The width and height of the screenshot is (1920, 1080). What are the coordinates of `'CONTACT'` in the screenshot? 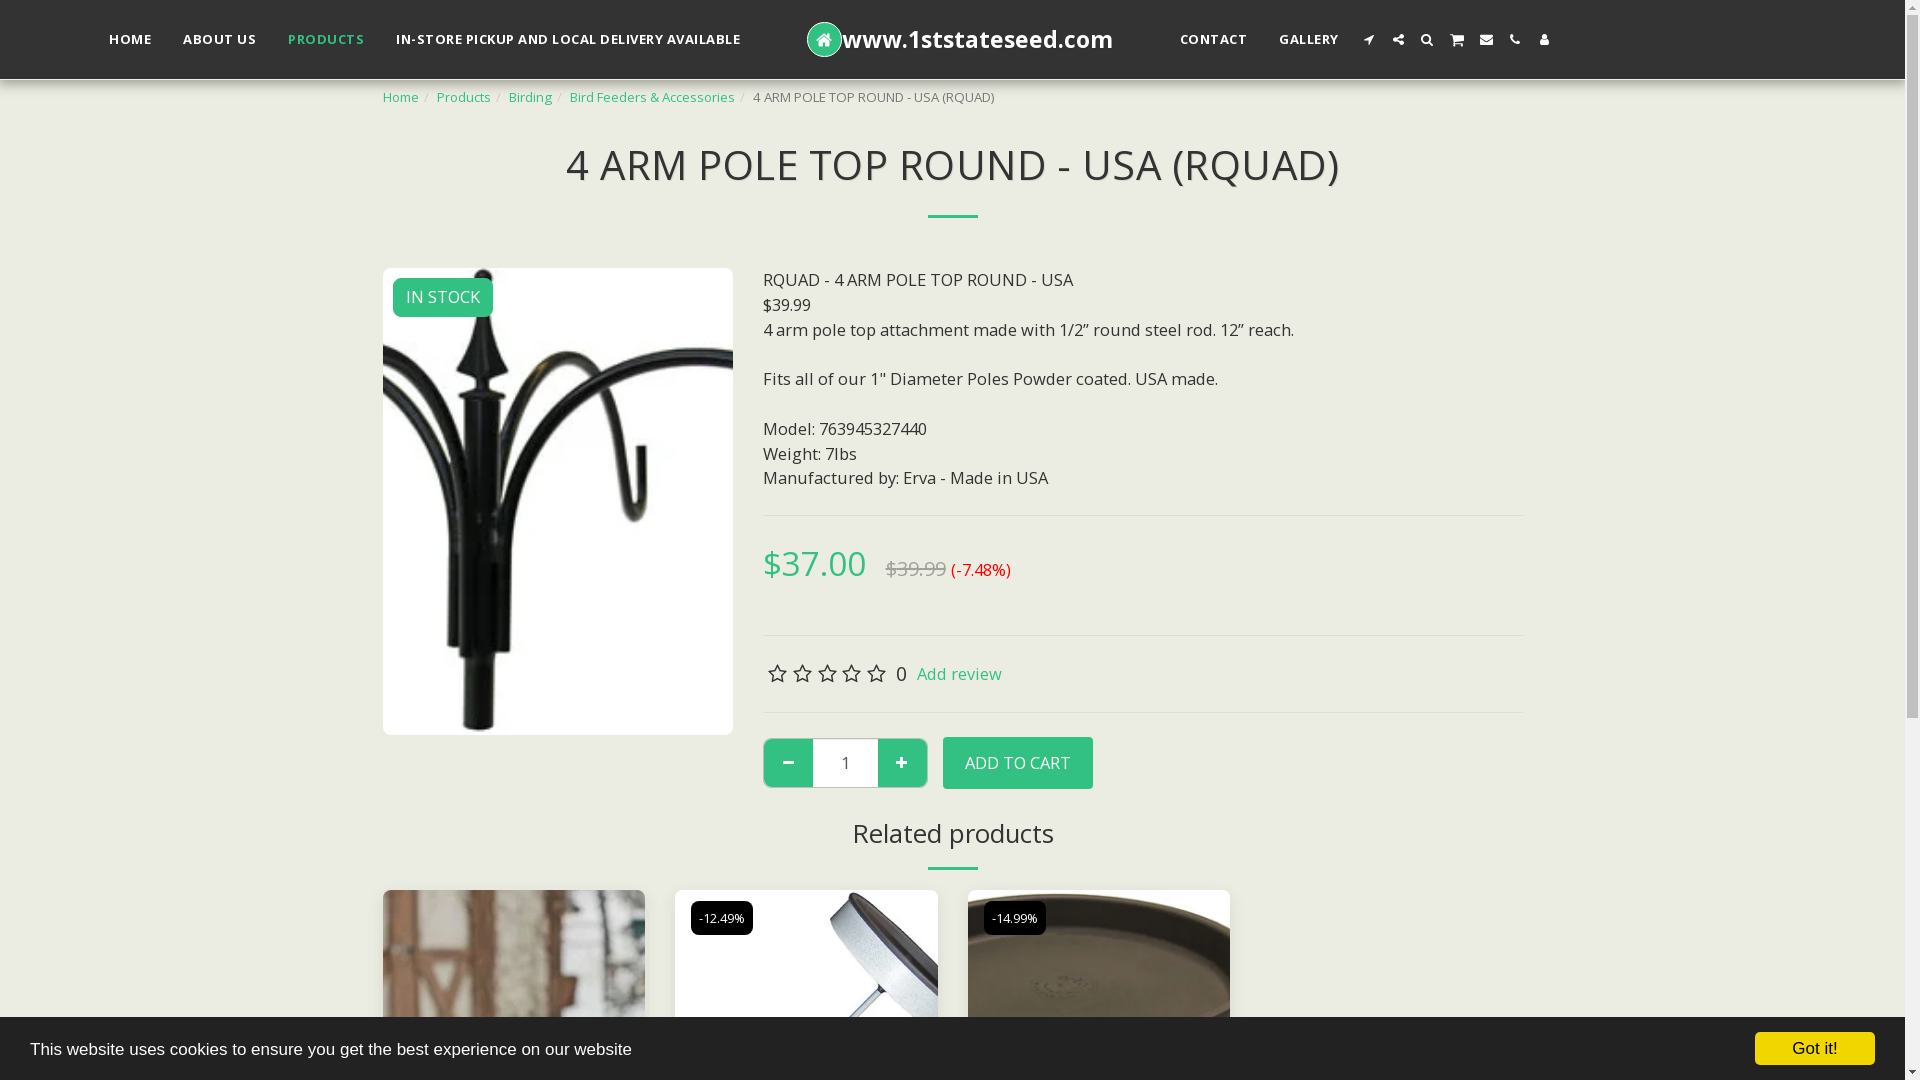 It's located at (1213, 38).